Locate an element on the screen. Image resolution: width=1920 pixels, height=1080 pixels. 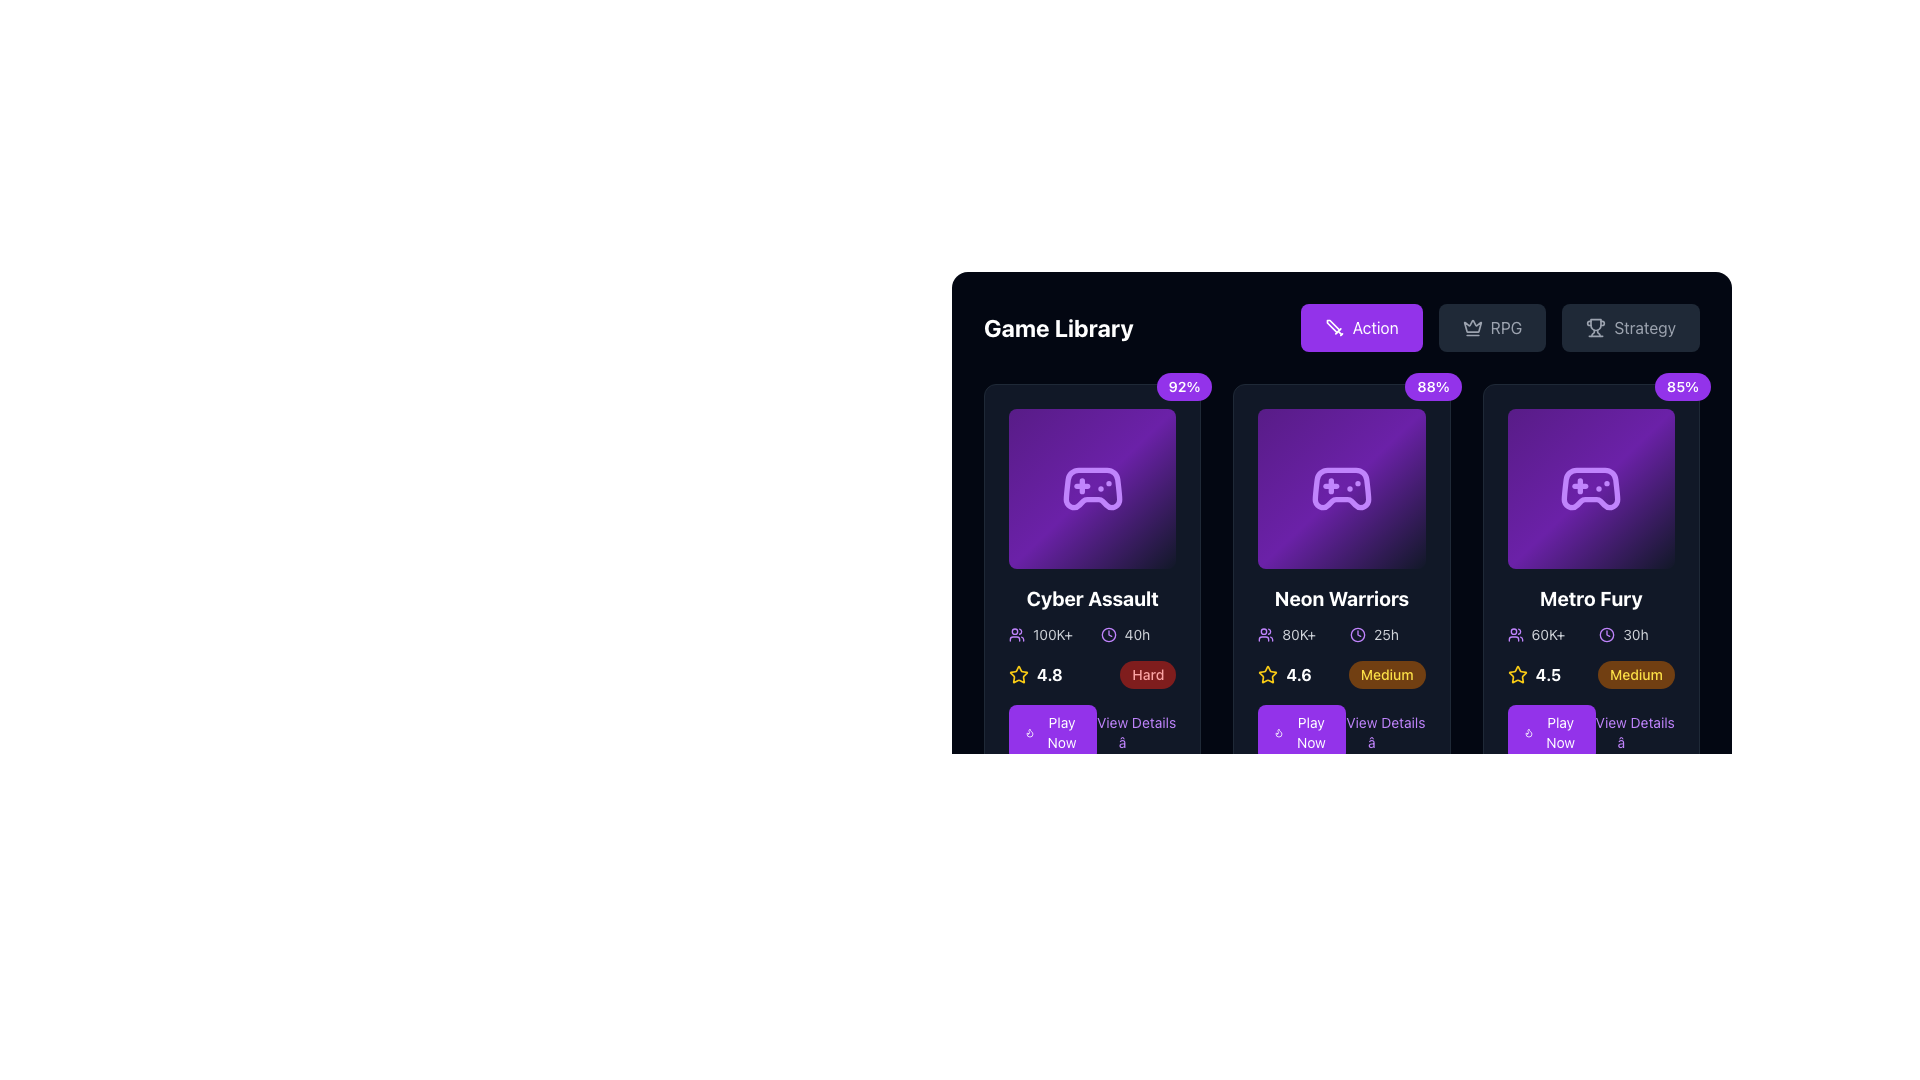
the flame-shaped icon located to the left of the 'Play Now' text within the button for the game 'Metro Fury' is located at coordinates (1527, 732).